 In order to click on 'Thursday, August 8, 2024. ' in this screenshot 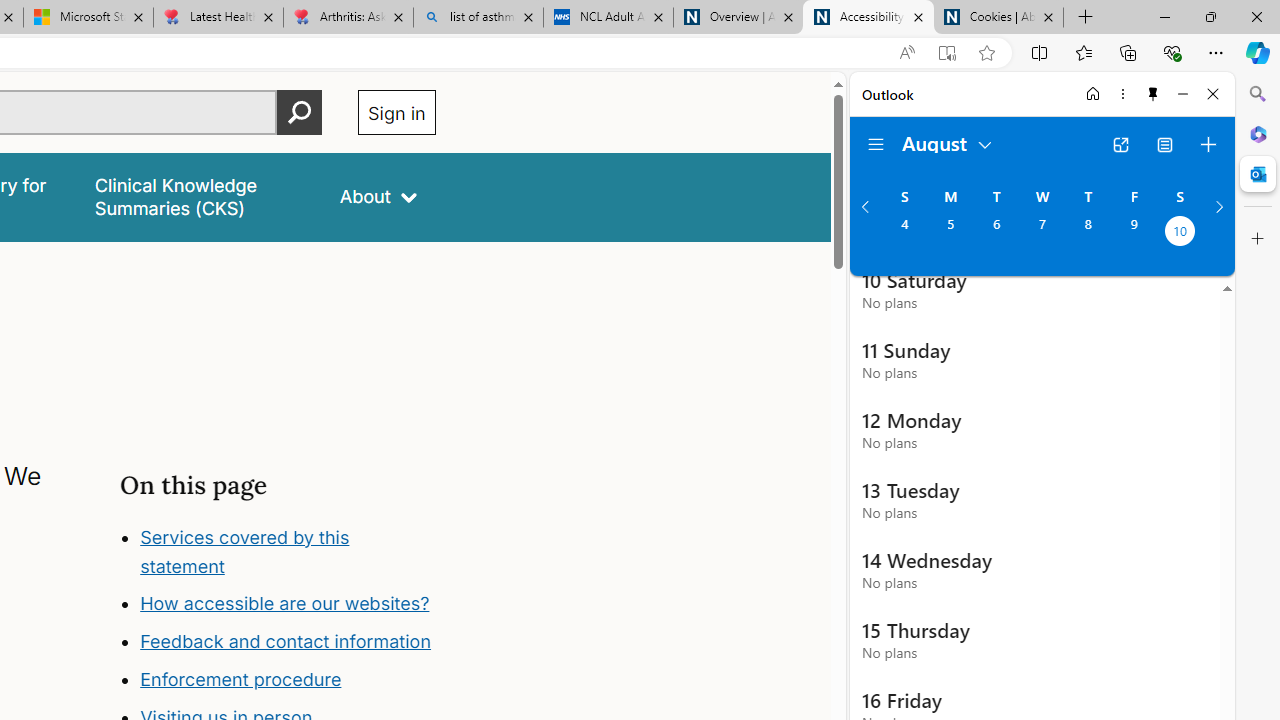, I will do `click(1087, 232)`.